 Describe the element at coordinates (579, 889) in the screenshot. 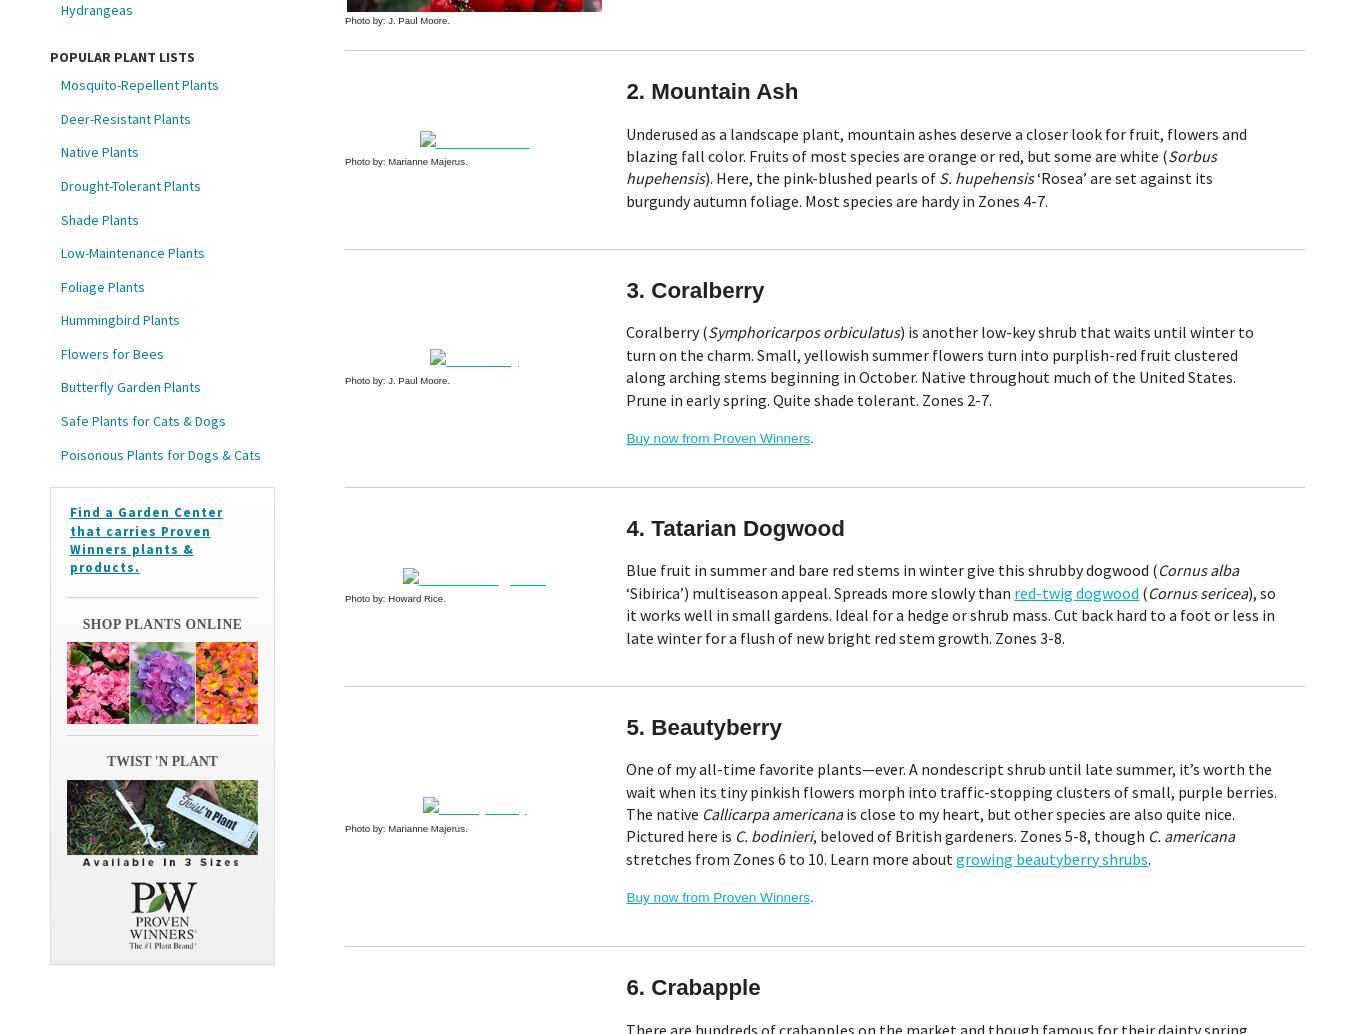

I see `'Privacy Policy'` at that location.